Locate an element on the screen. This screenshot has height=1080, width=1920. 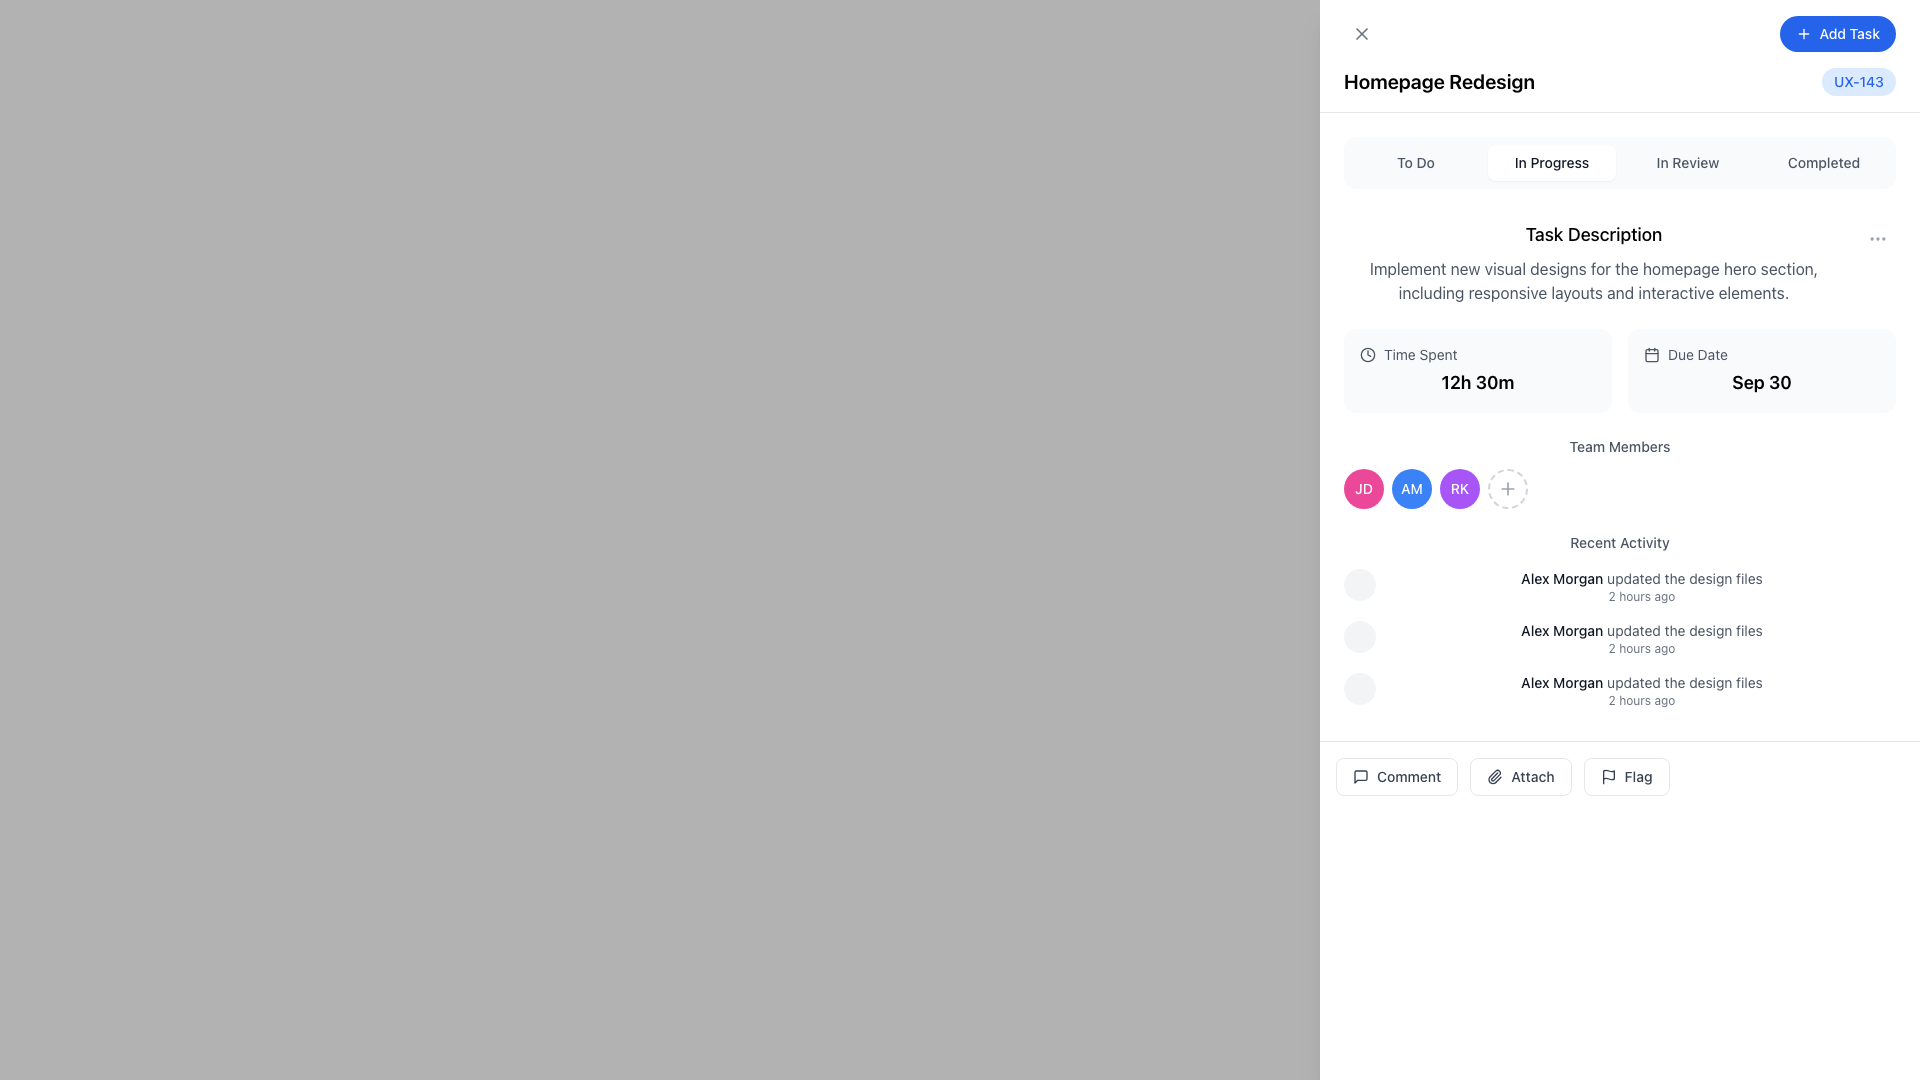
the Icon button represented as a vertical ellipsis located near the upper-right section of the panel to trigger any hover effects that may be present is located at coordinates (1876, 238).